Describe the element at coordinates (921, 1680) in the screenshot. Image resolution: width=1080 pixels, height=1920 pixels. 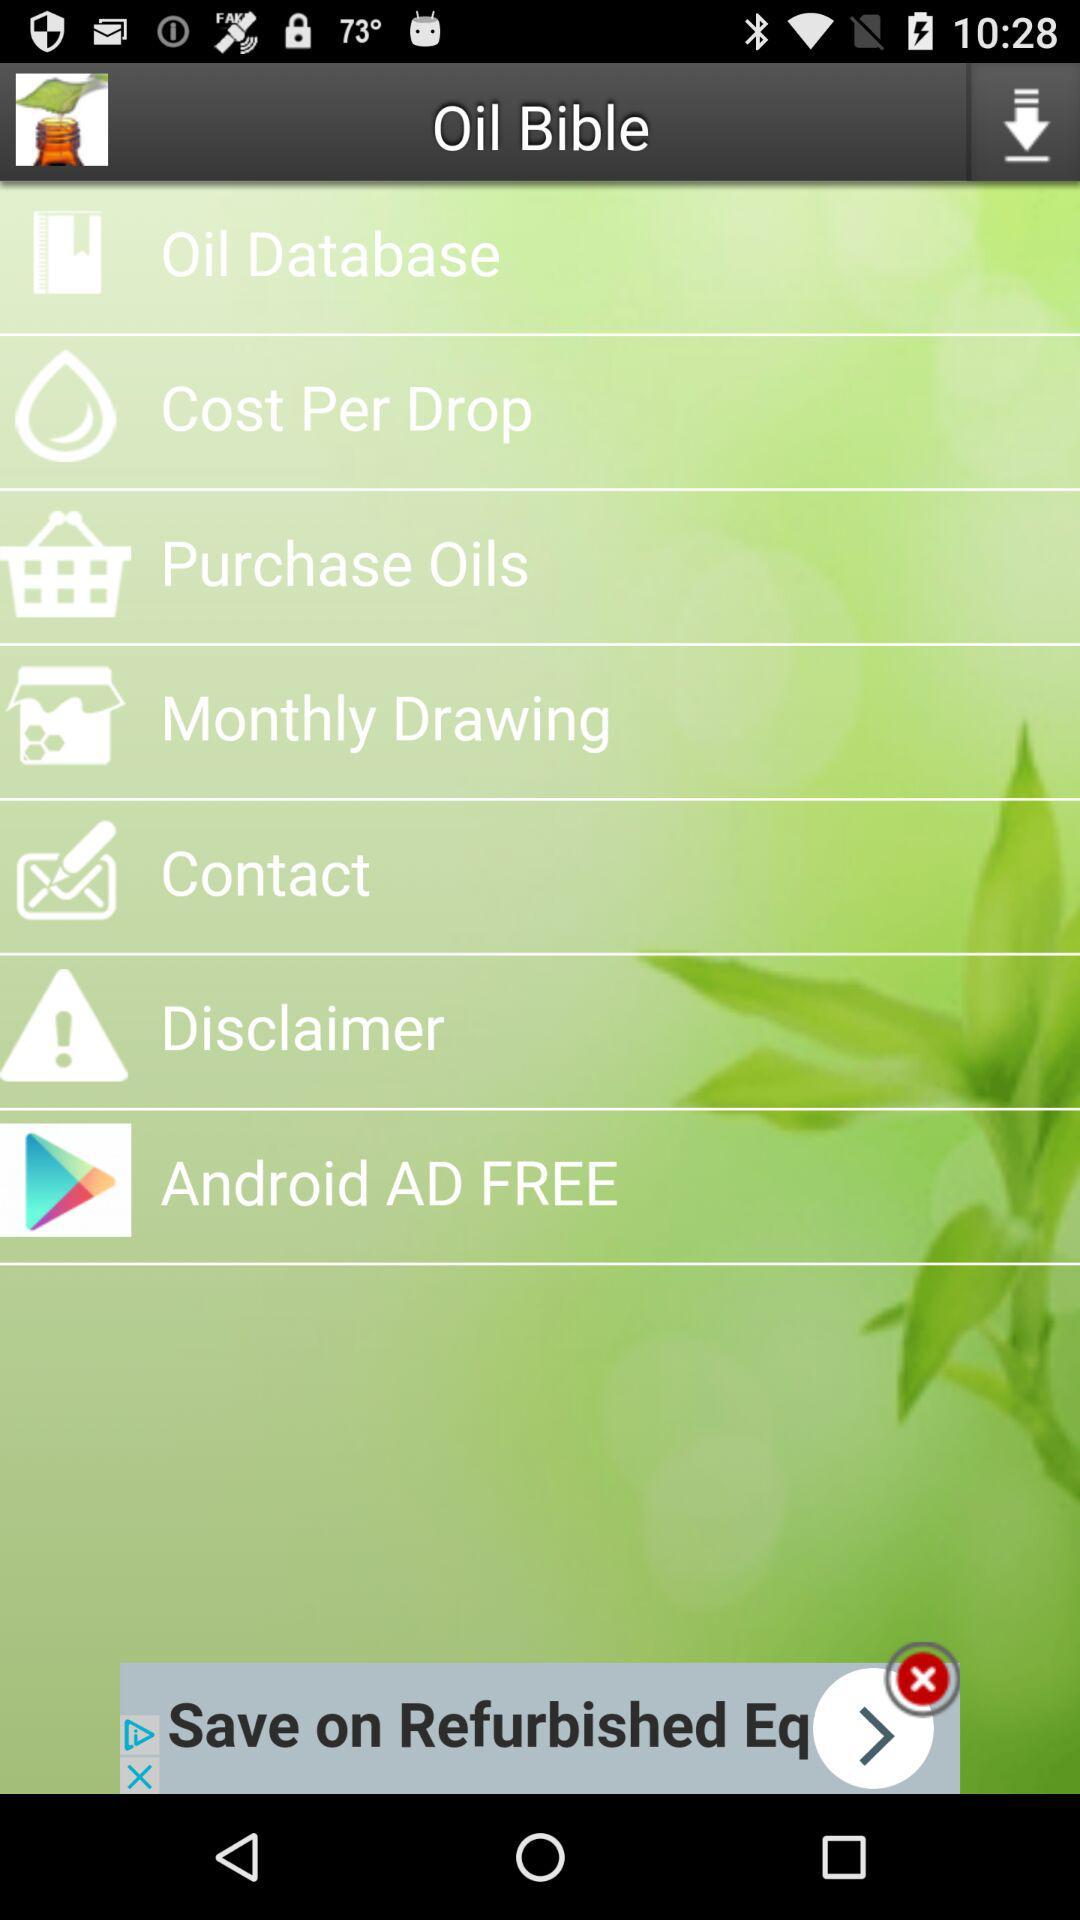
I see `close` at that location.